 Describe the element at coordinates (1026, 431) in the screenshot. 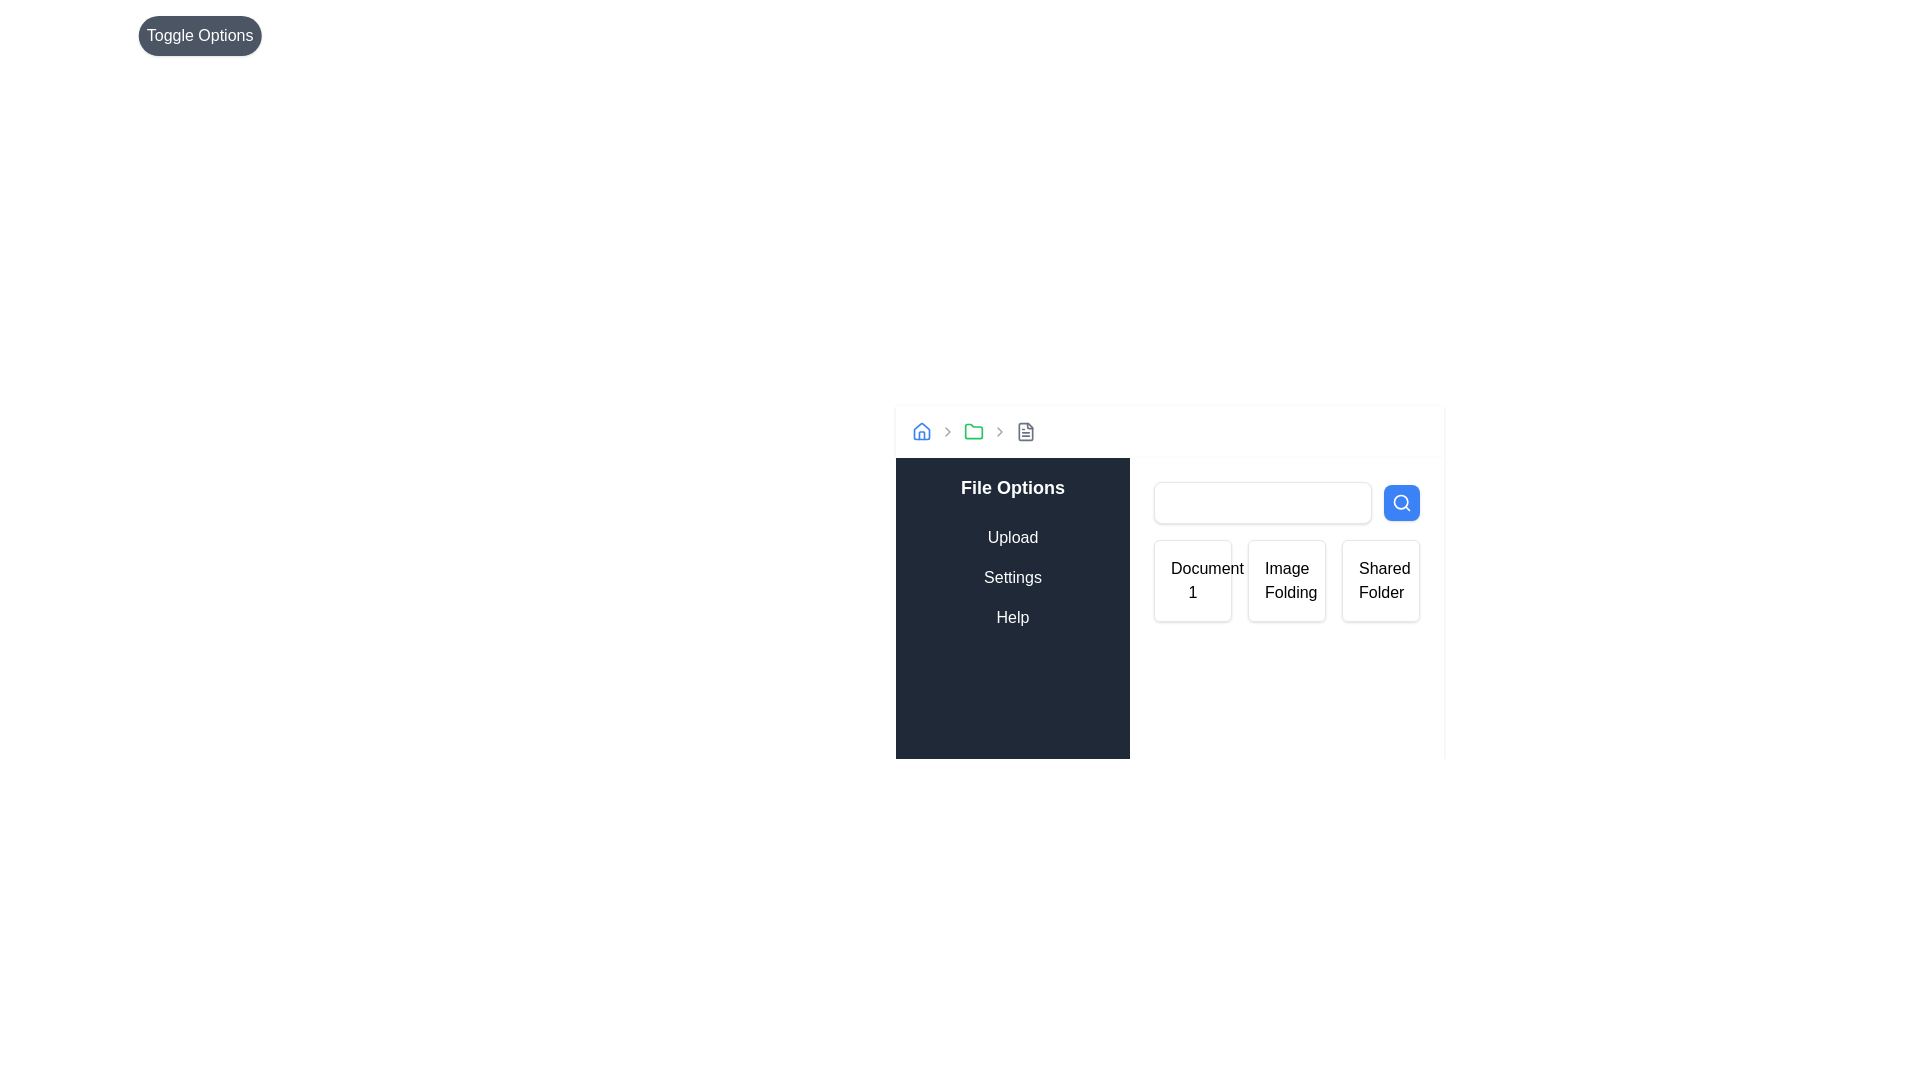

I see `the gray file icon located in the horizontal navigation bar` at that location.